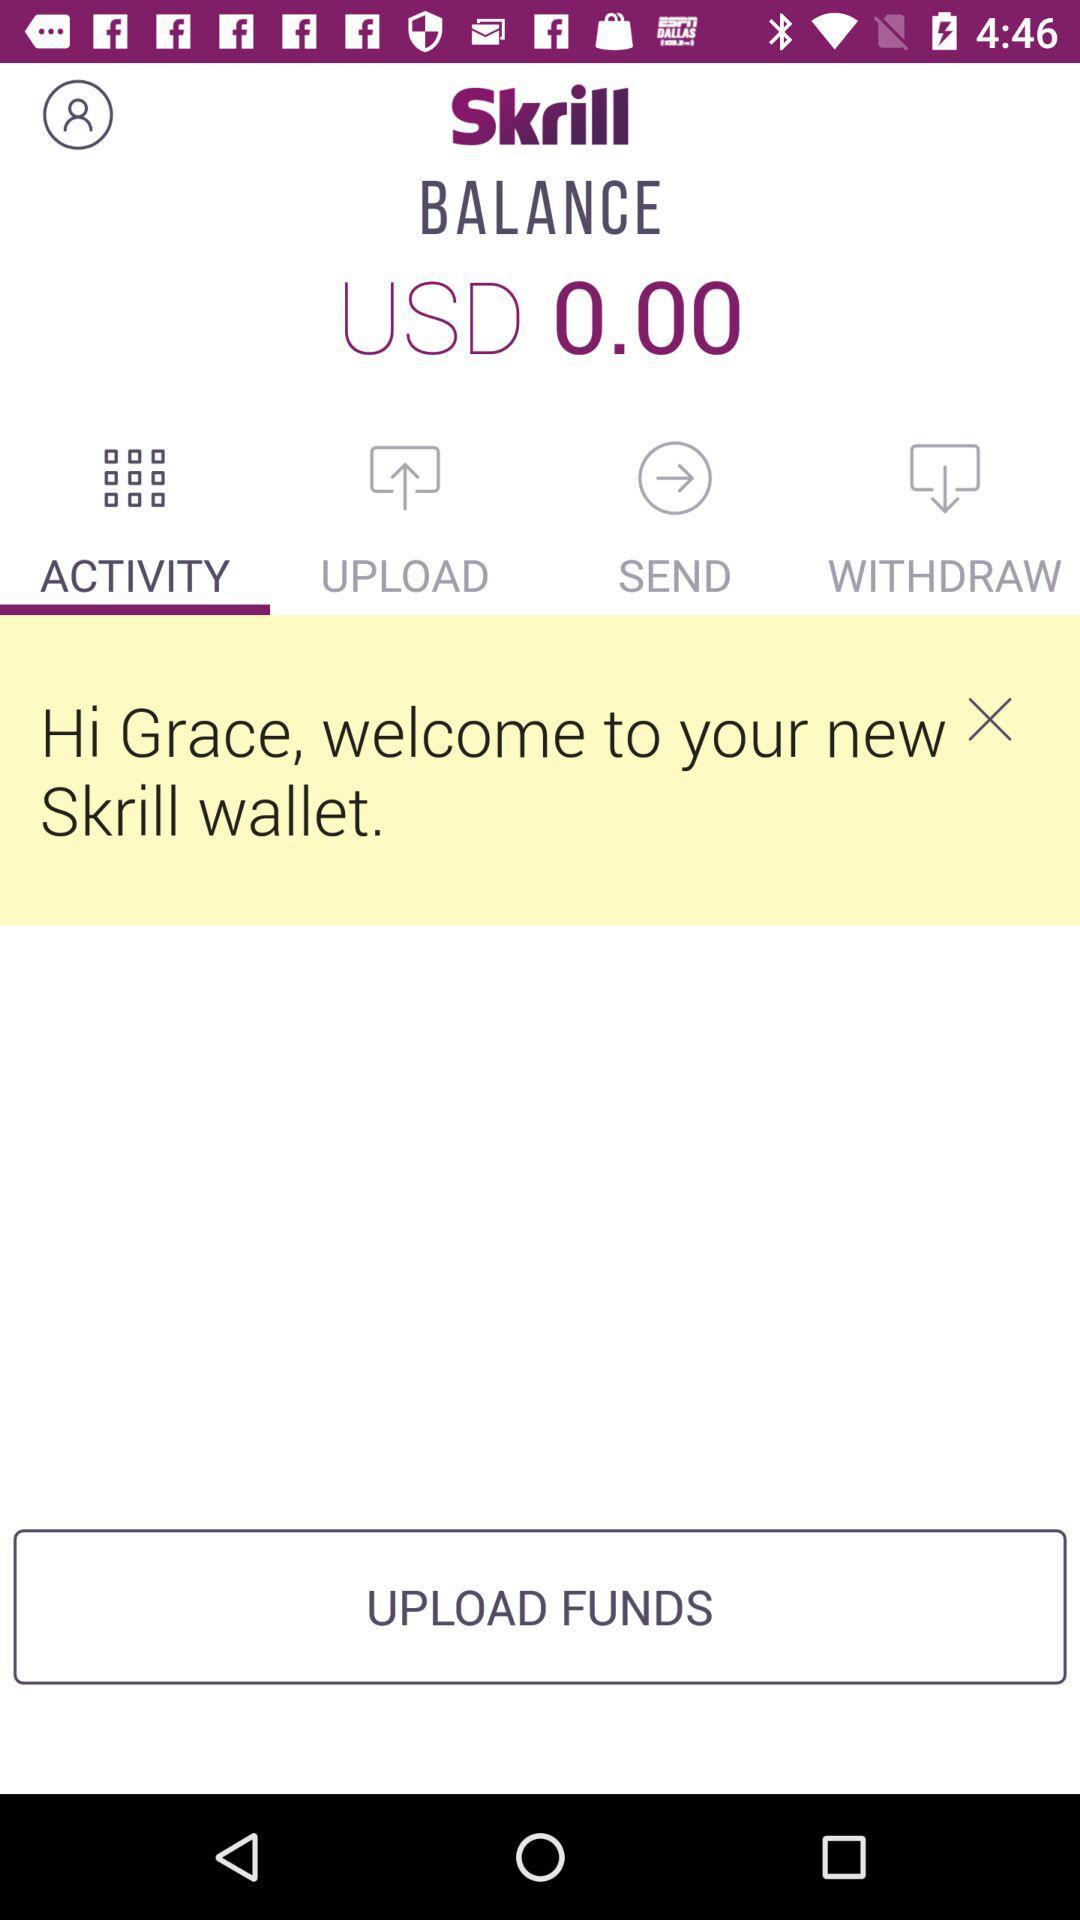 The image size is (1080, 1920). What do you see at coordinates (945, 477) in the screenshot?
I see `withdraw balance` at bounding box center [945, 477].